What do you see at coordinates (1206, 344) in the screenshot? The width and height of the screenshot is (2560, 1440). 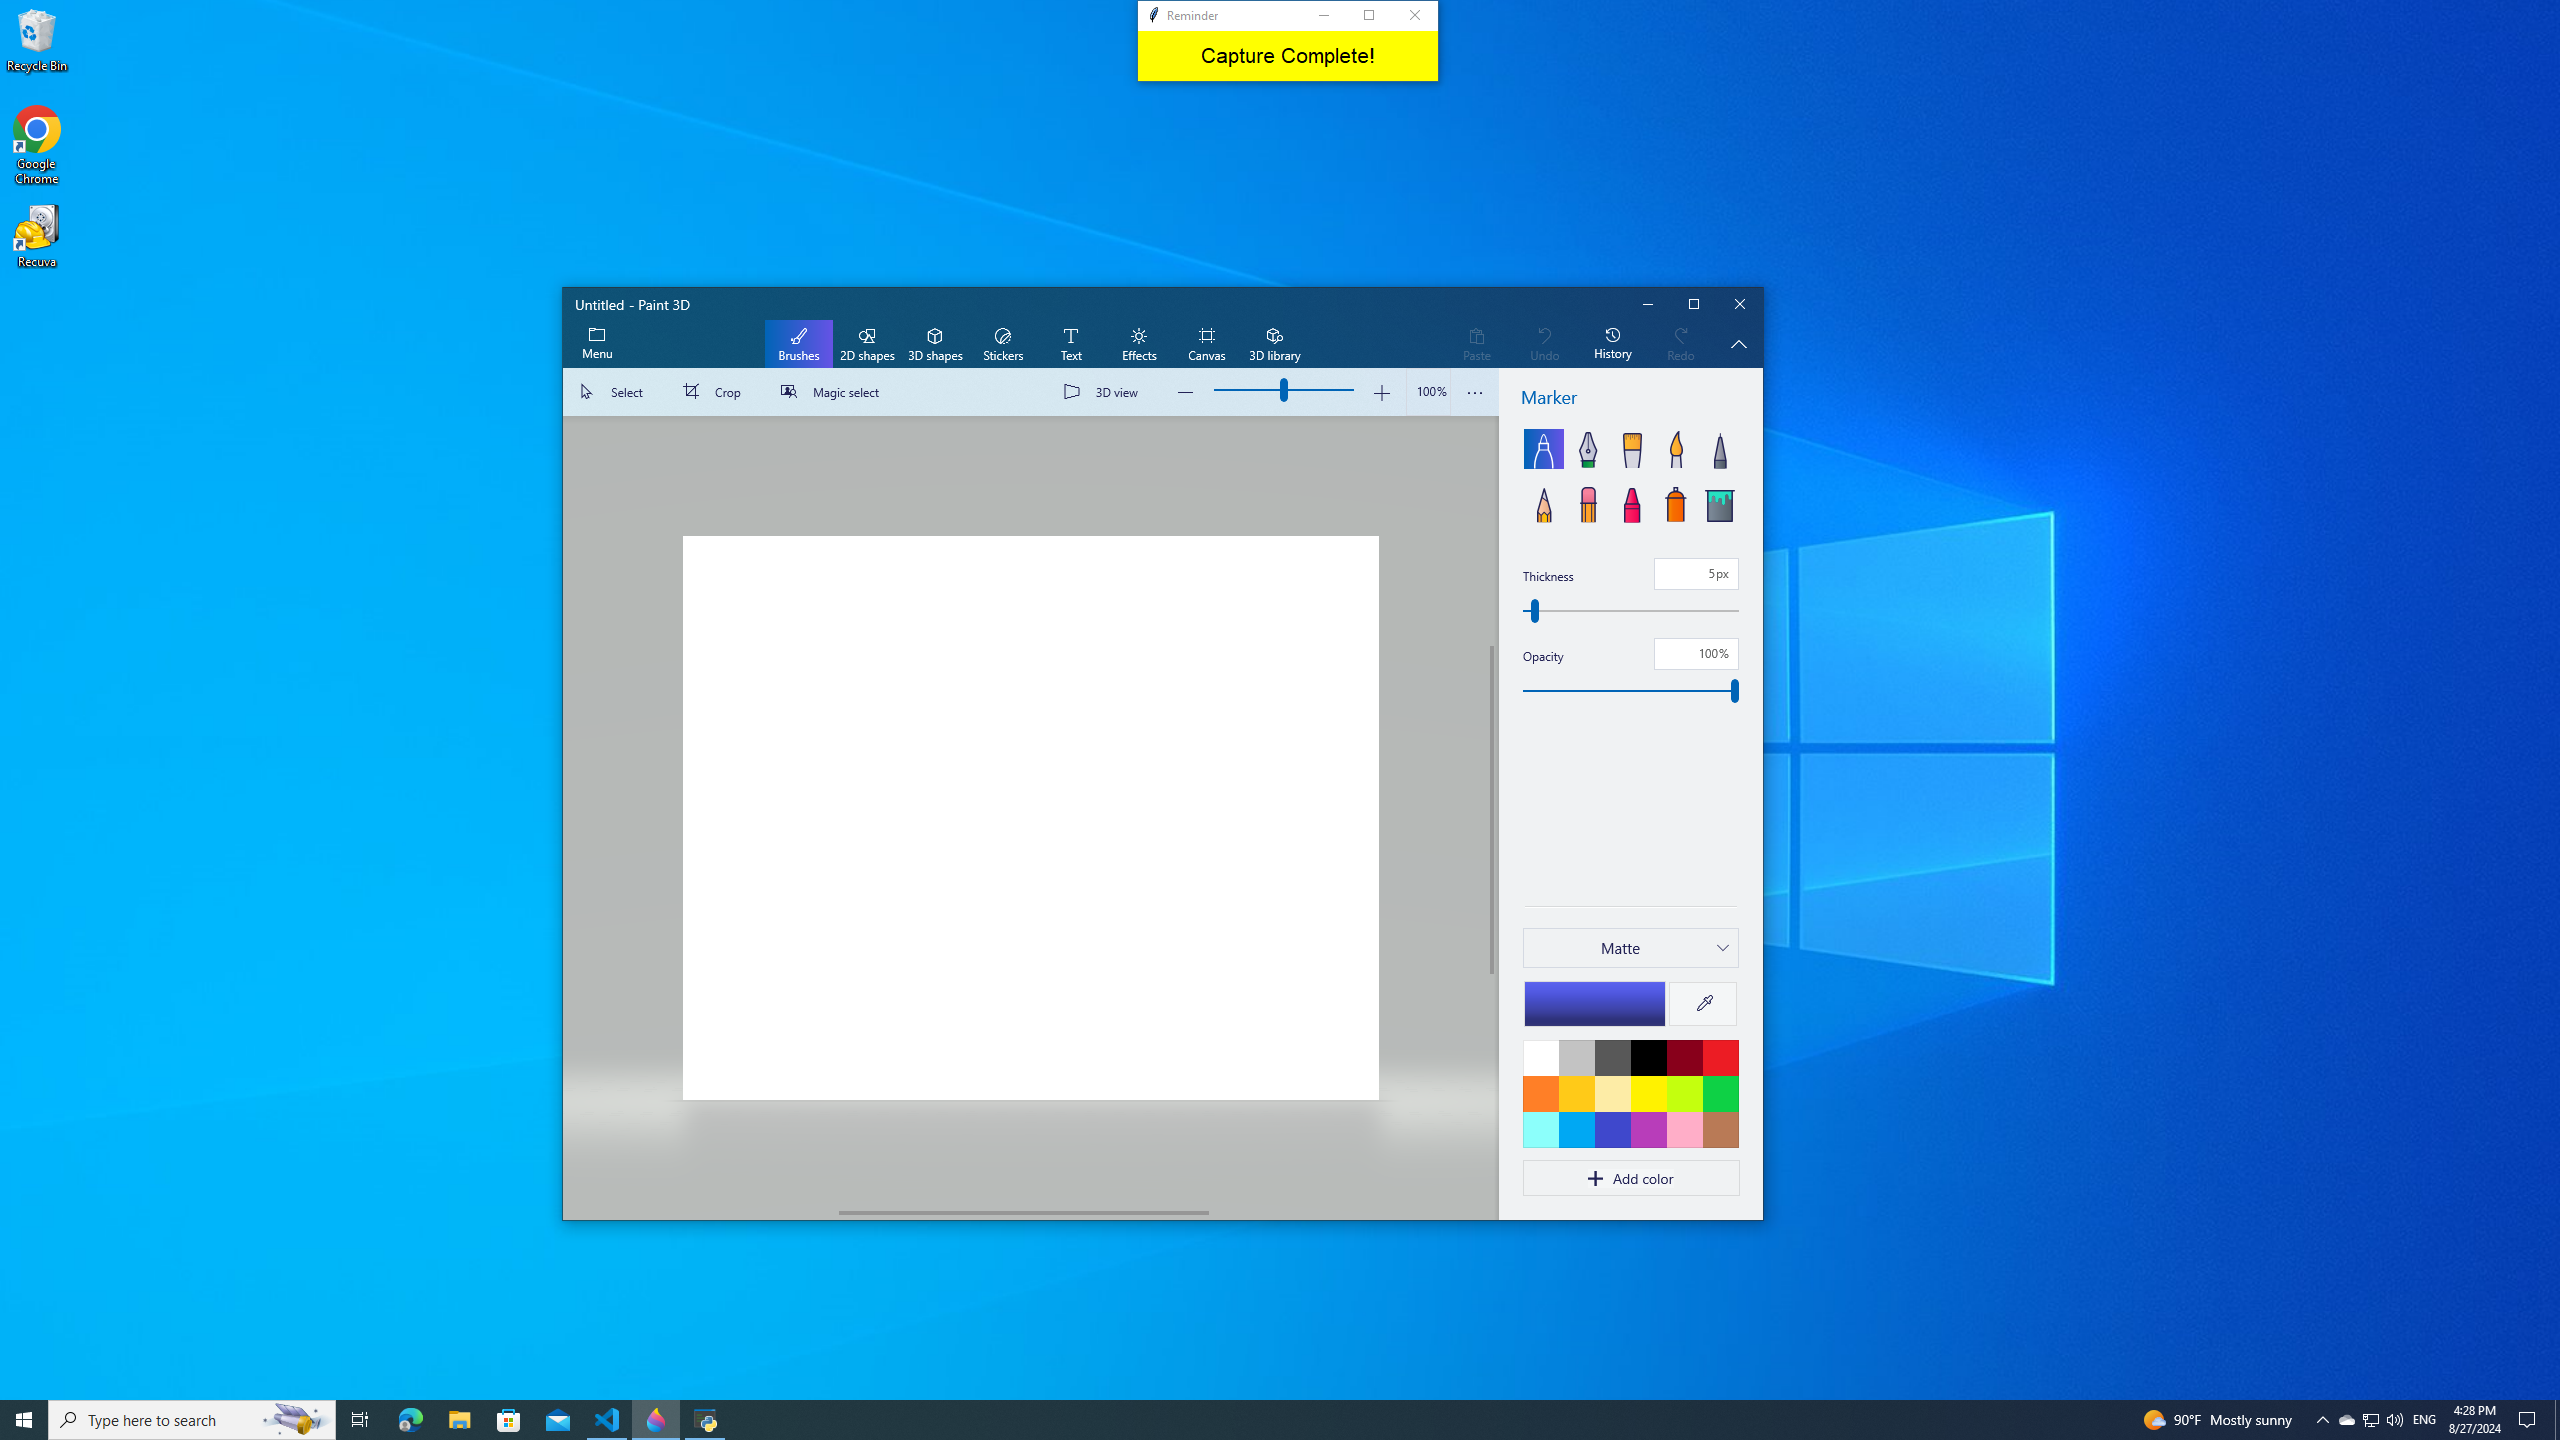 I see `'Canvas'` at bounding box center [1206, 344].